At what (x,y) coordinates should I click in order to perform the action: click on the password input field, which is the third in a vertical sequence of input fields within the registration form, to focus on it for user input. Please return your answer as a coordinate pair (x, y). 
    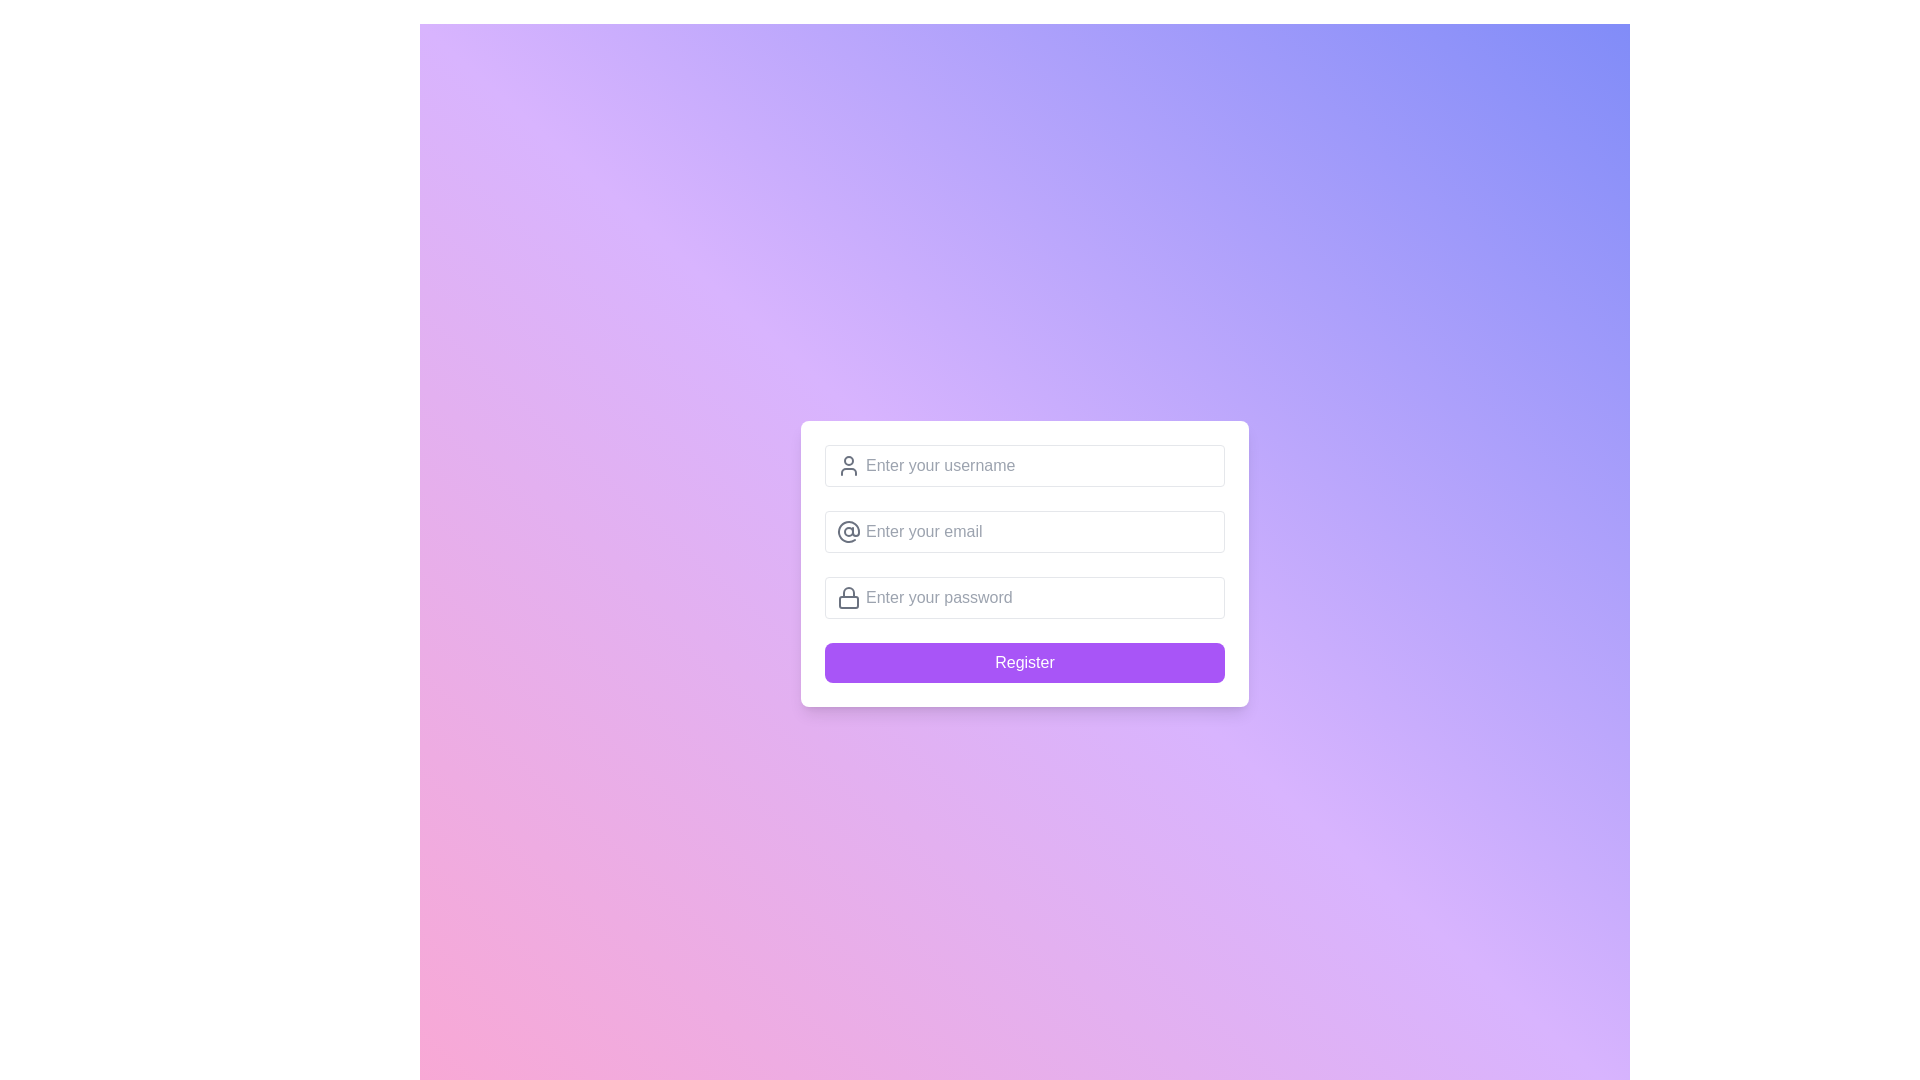
    Looking at the image, I should click on (1025, 596).